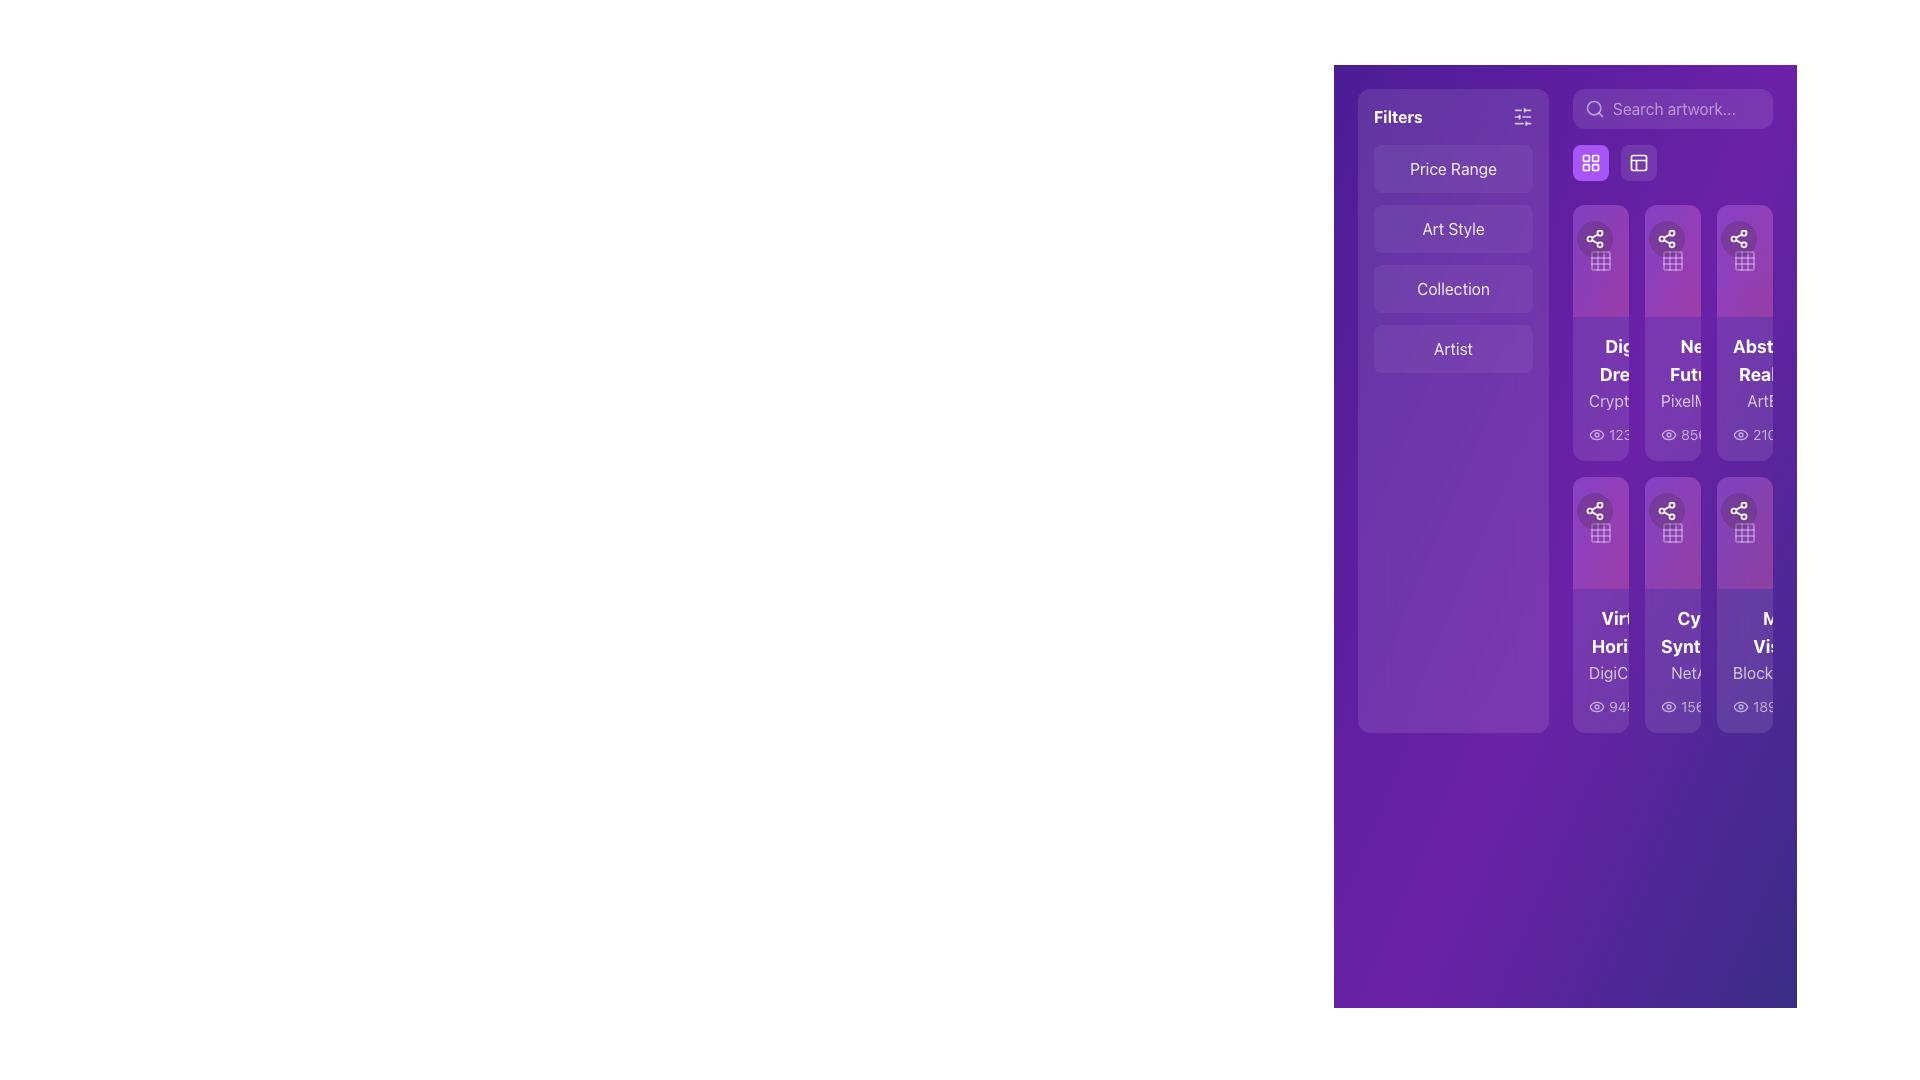 The width and height of the screenshot is (1920, 1080). I want to click on the heart-shaped icon located in the second row and second column of the grid to mark it as favorite, so click(1693, 509).